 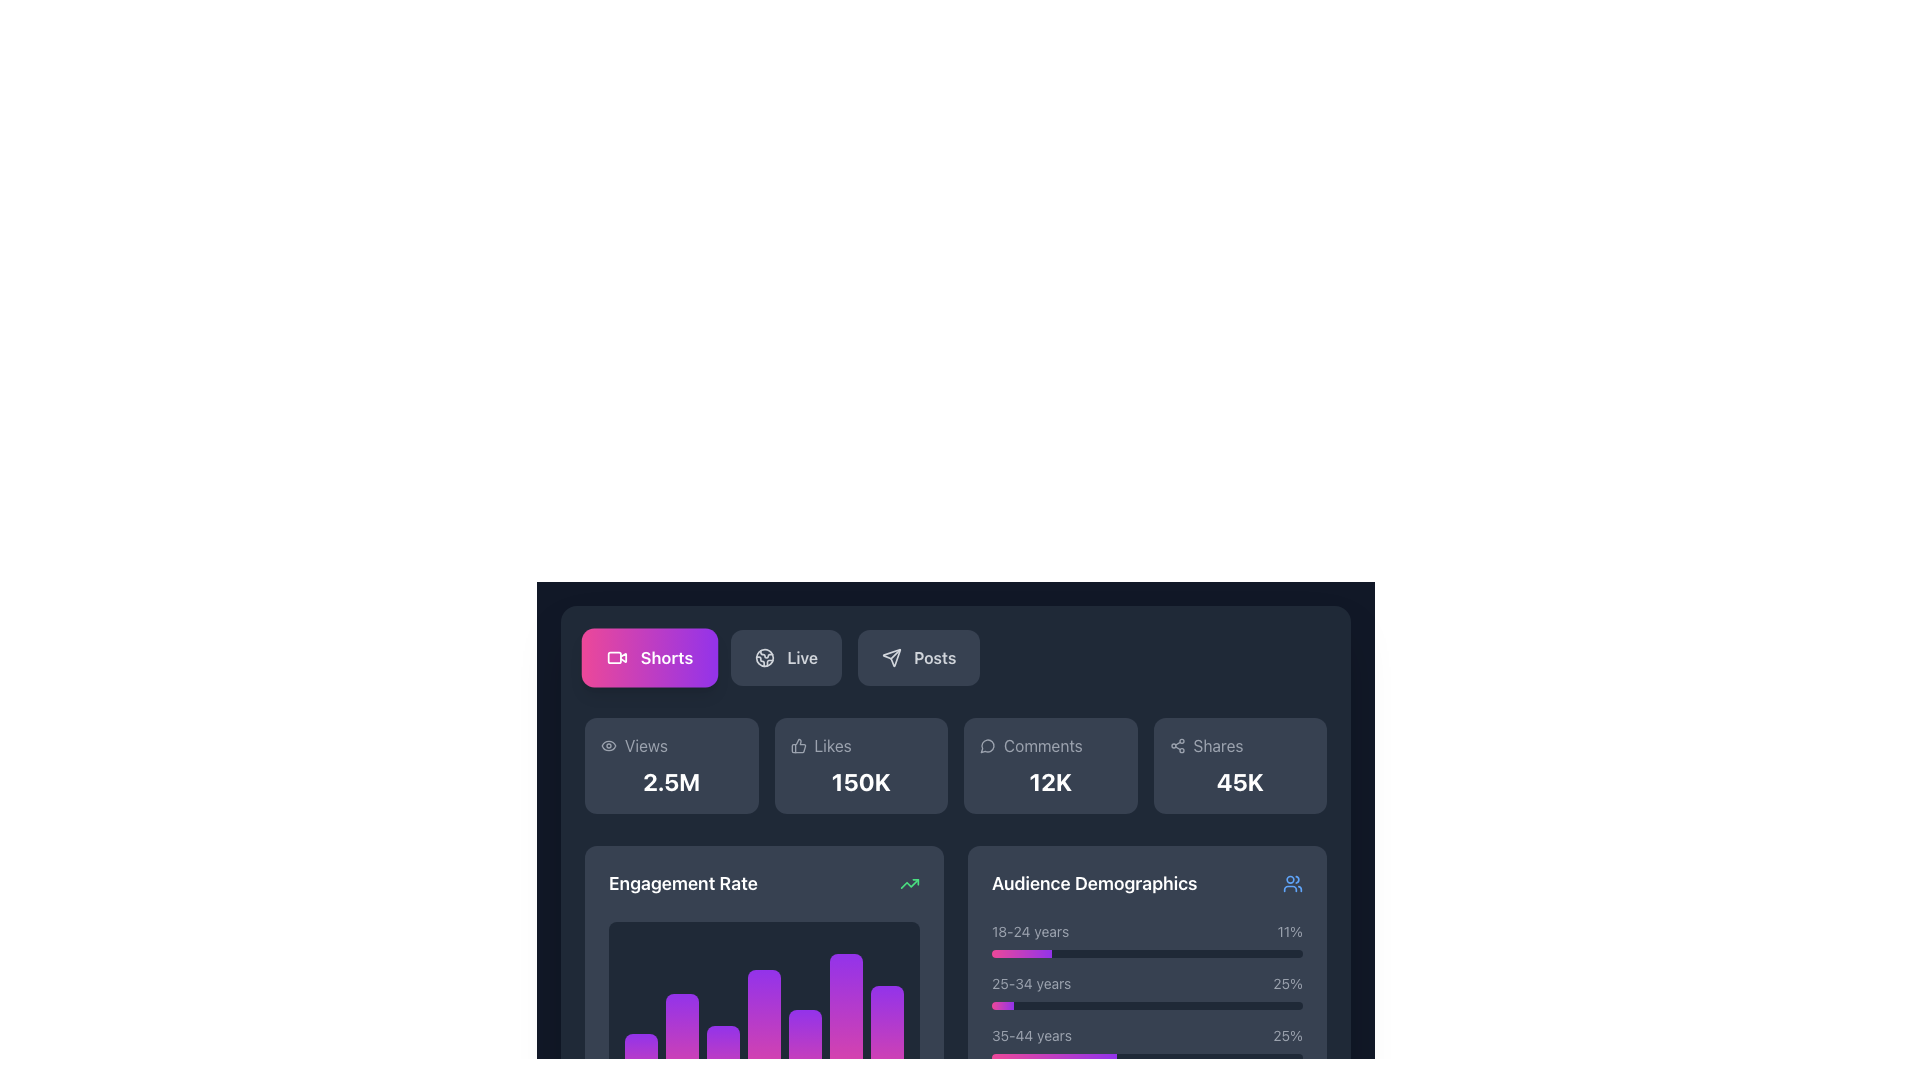 I want to click on the middle button with a dark gray background and 'Live' text, so click(x=785, y=658).